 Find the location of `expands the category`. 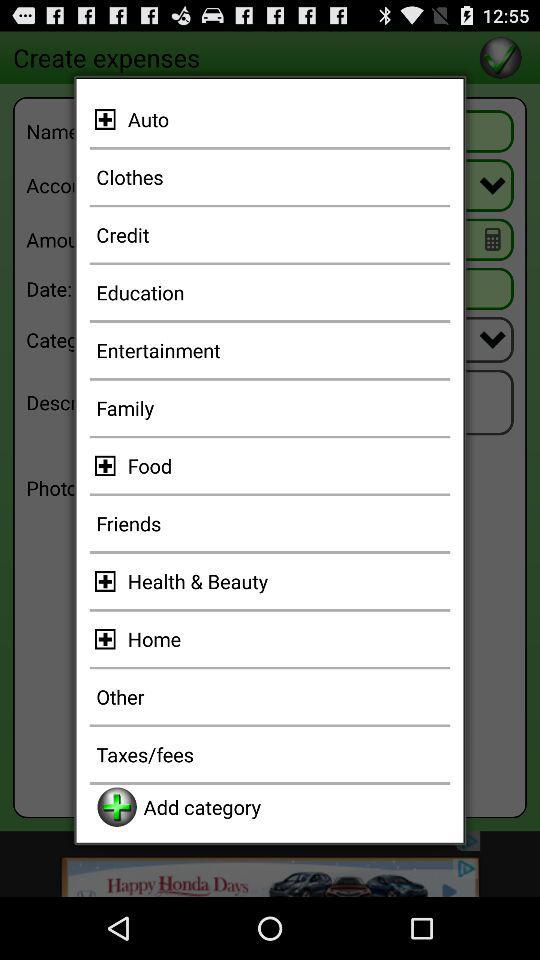

expands the category is located at coordinates (108, 119).